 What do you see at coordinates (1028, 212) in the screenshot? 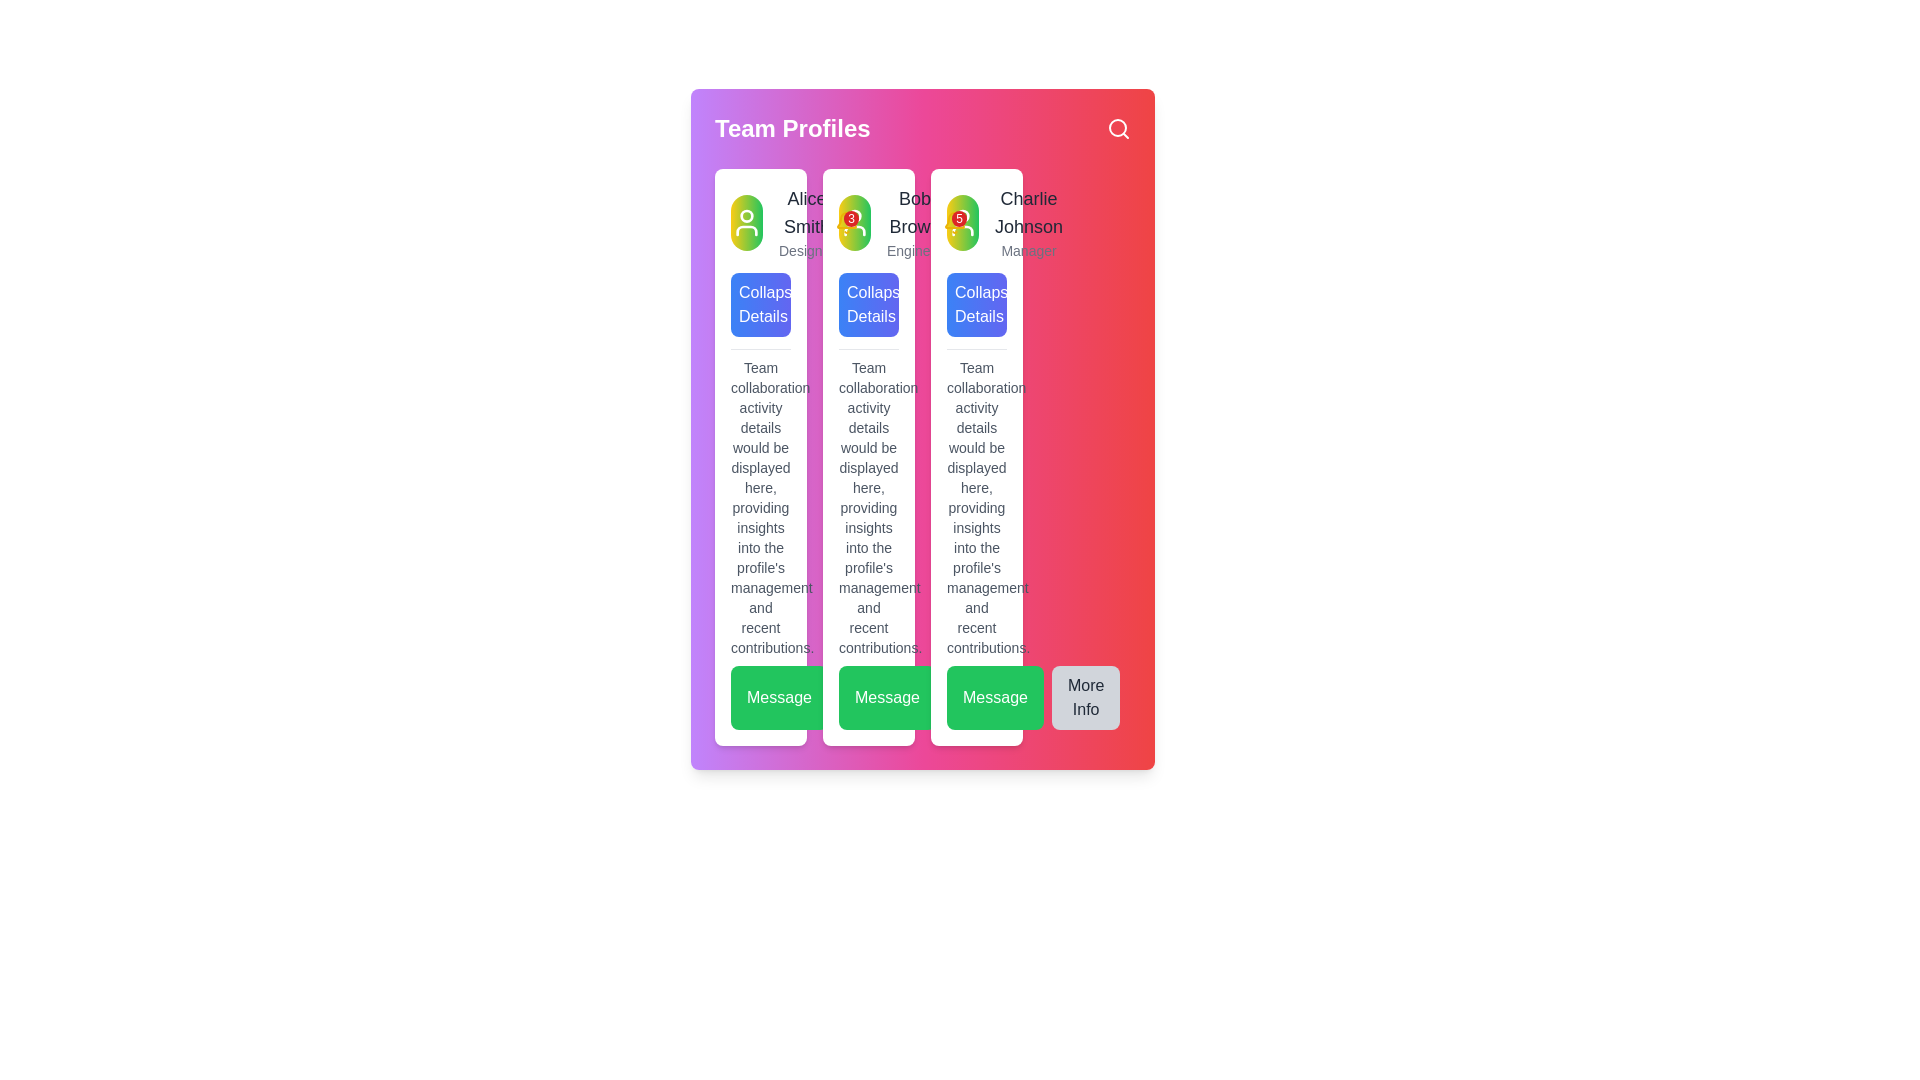
I see `the text label representing the user profile in the third vertical profile card, located just beneath the profile icon and above the title 'Manager'` at bounding box center [1028, 212].